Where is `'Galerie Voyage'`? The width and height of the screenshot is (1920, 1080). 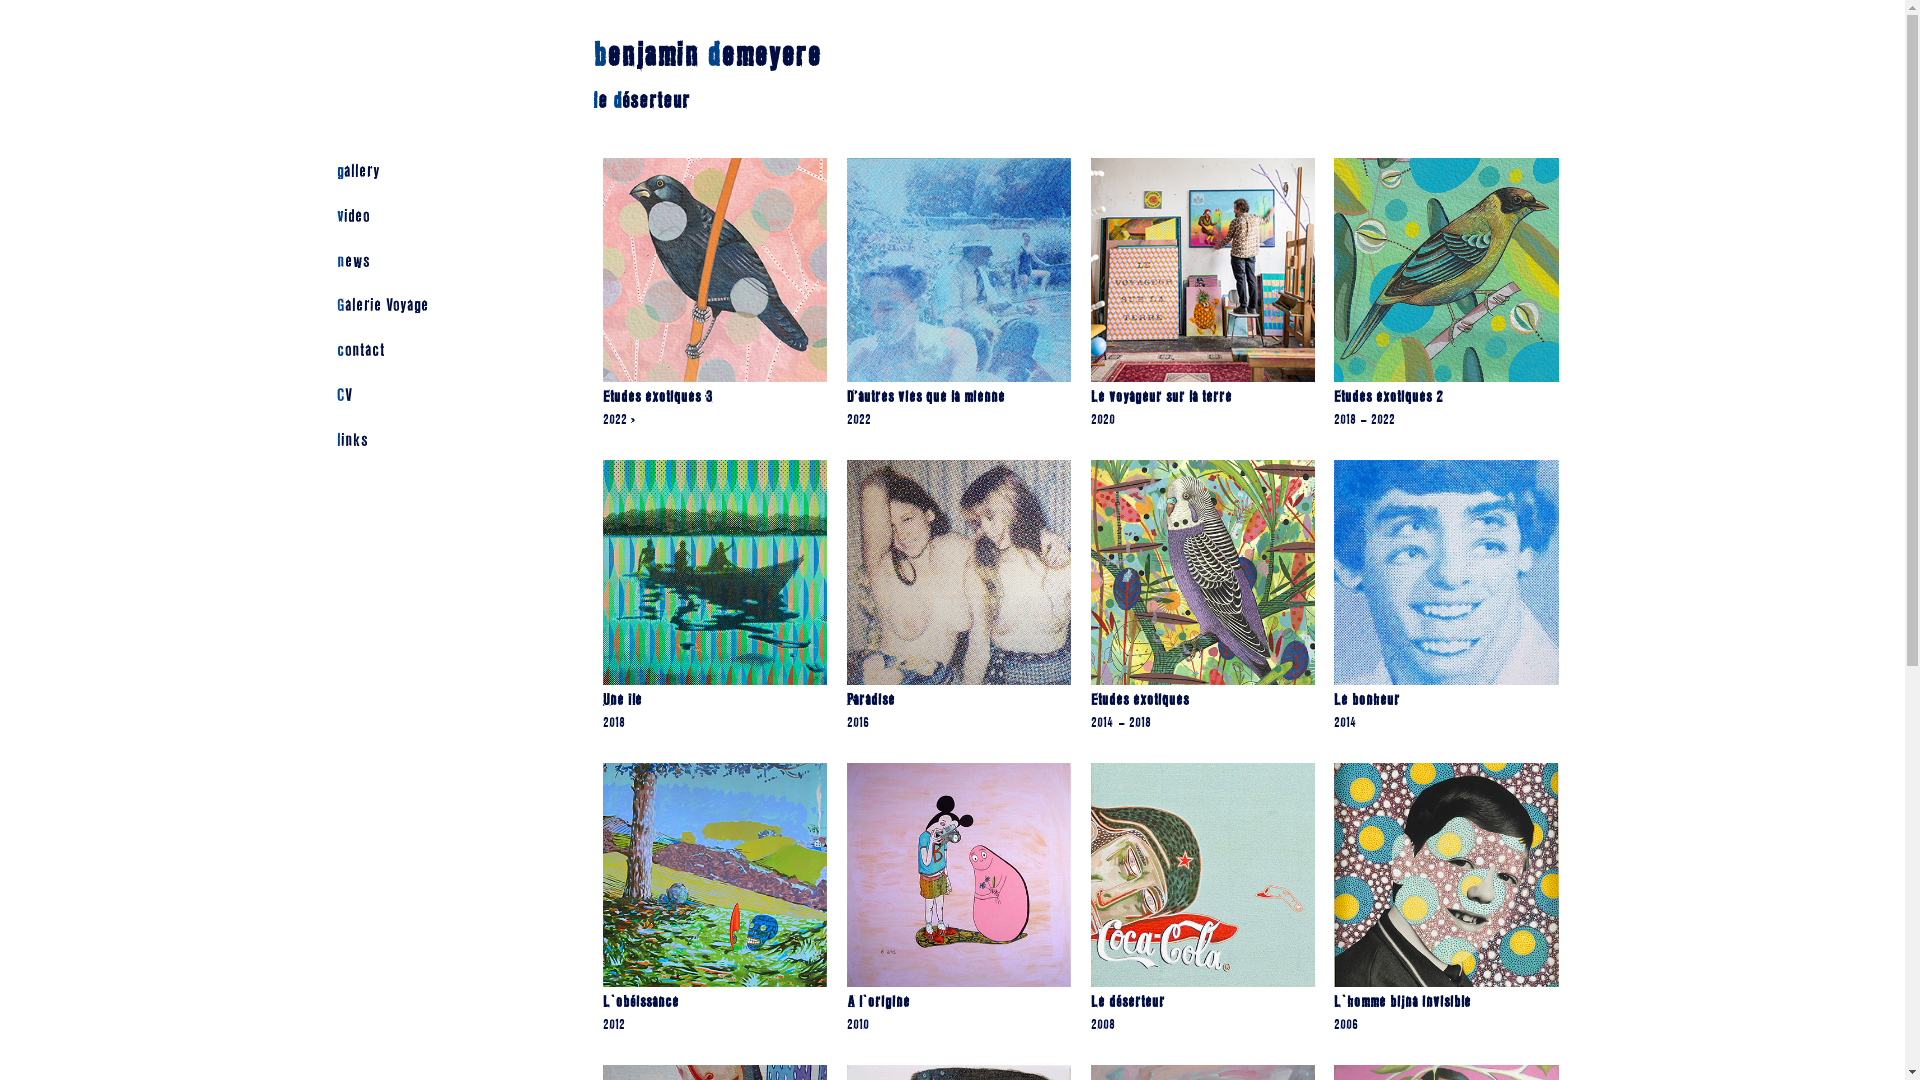 'Galerie Voyage' is located at coordinates (437, 306).